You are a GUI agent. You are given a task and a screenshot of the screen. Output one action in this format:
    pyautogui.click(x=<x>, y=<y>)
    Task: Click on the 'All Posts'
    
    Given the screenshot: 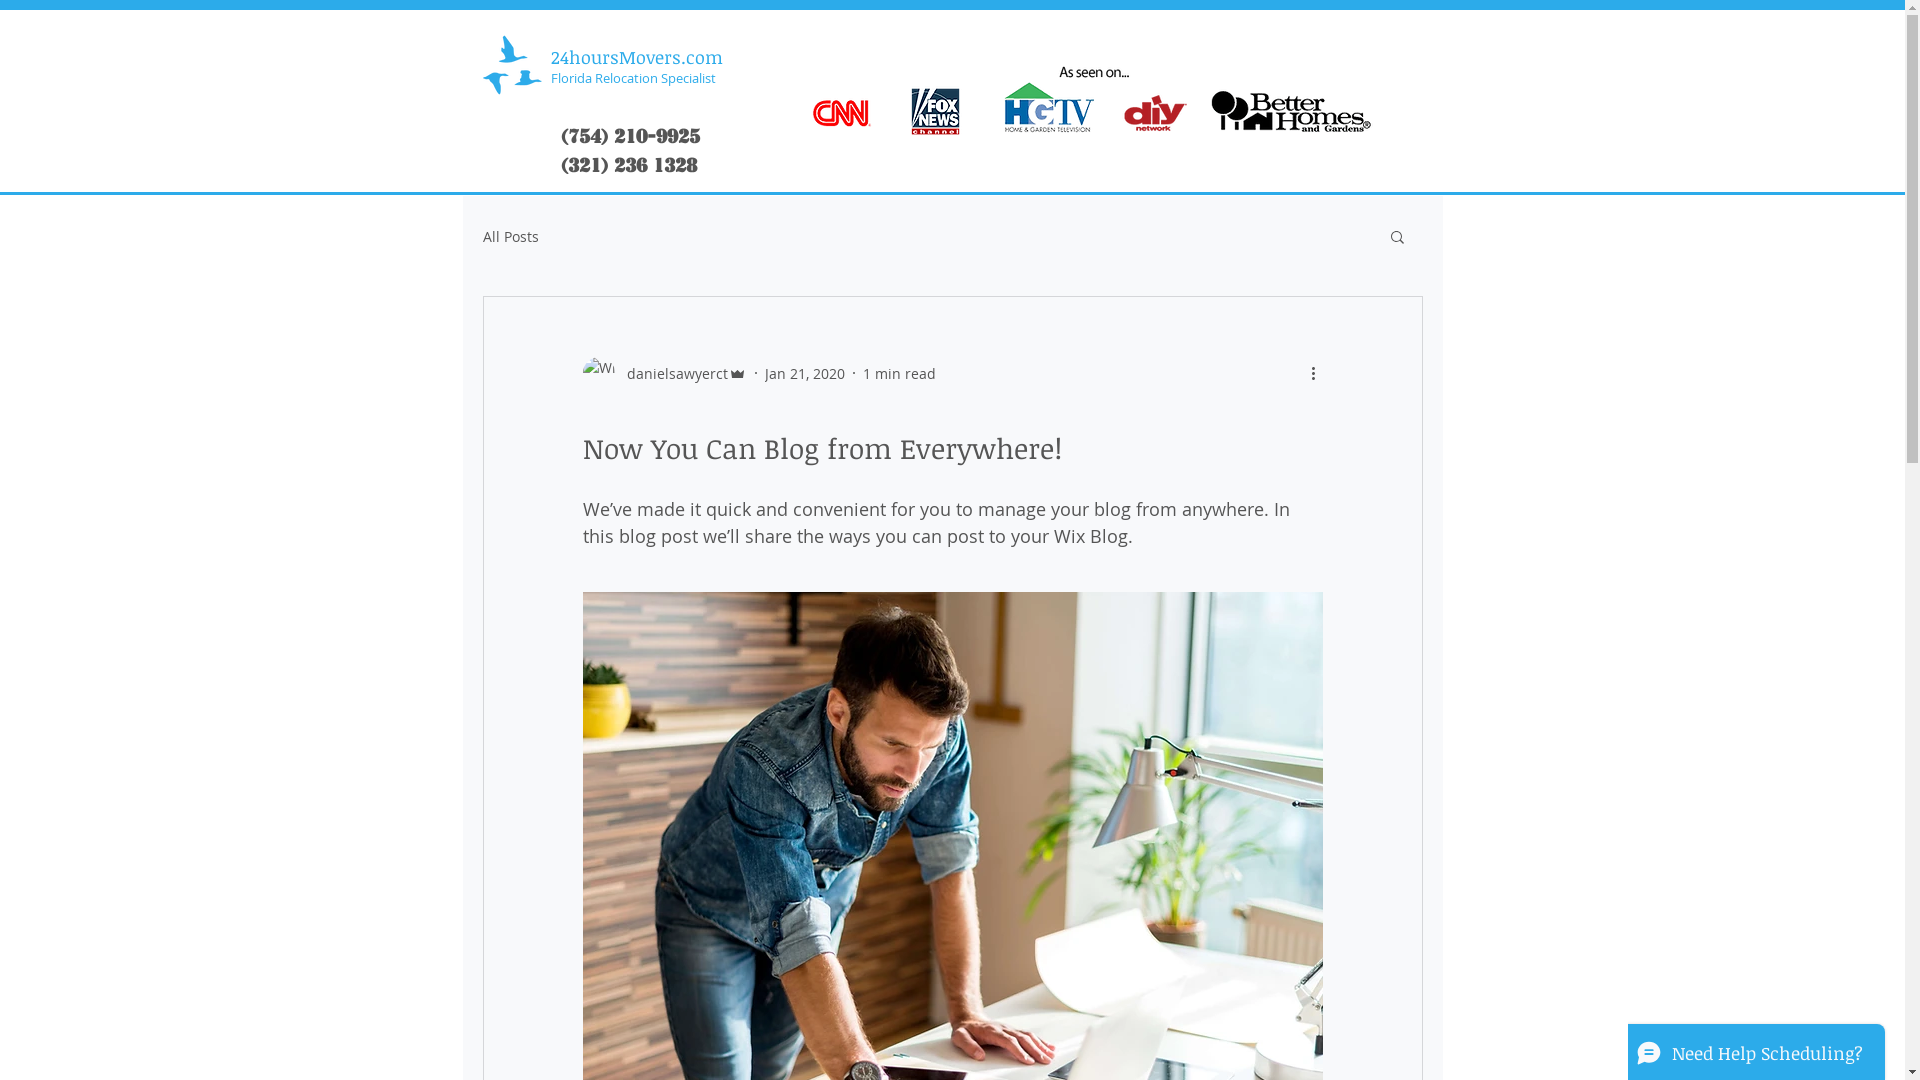 What is the action you would take?
    pyautogui.click(x=509, y=234)
    